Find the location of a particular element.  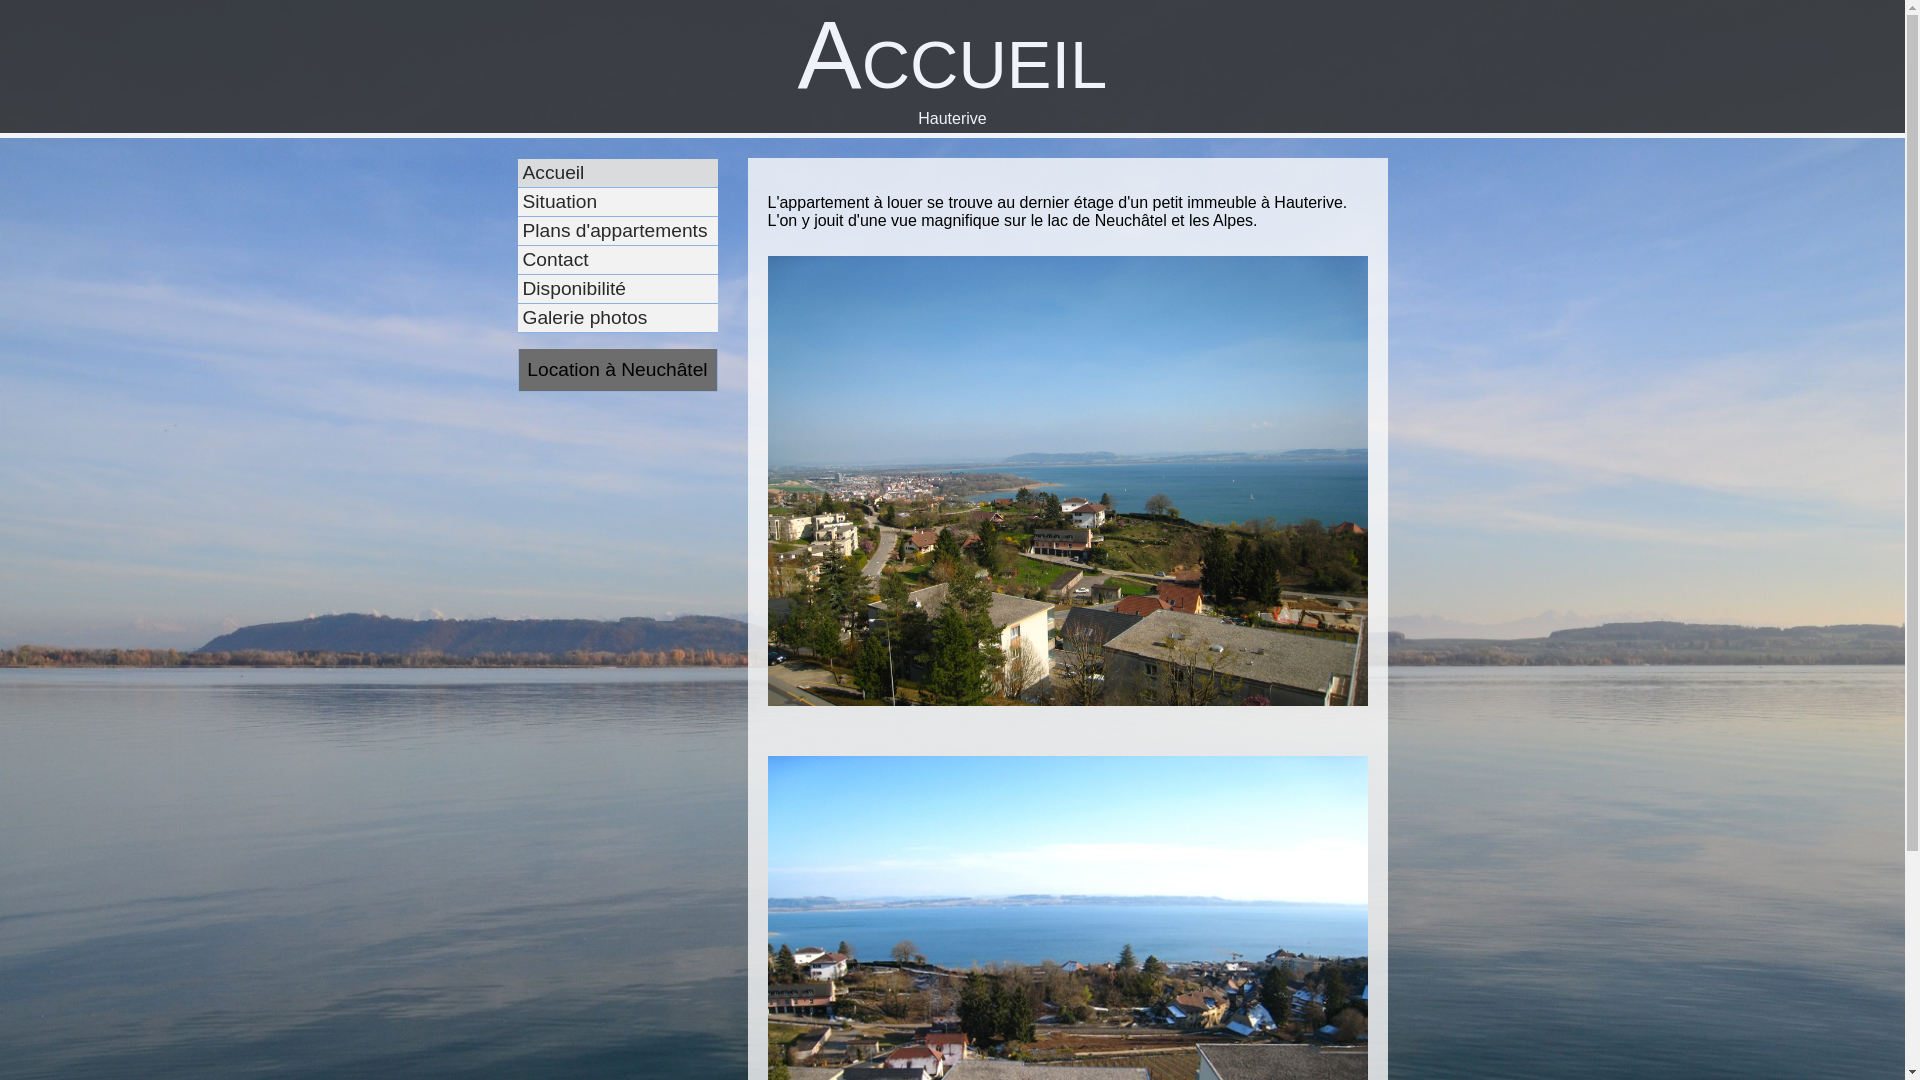

'Contact' is located at coordinates (557, 259).